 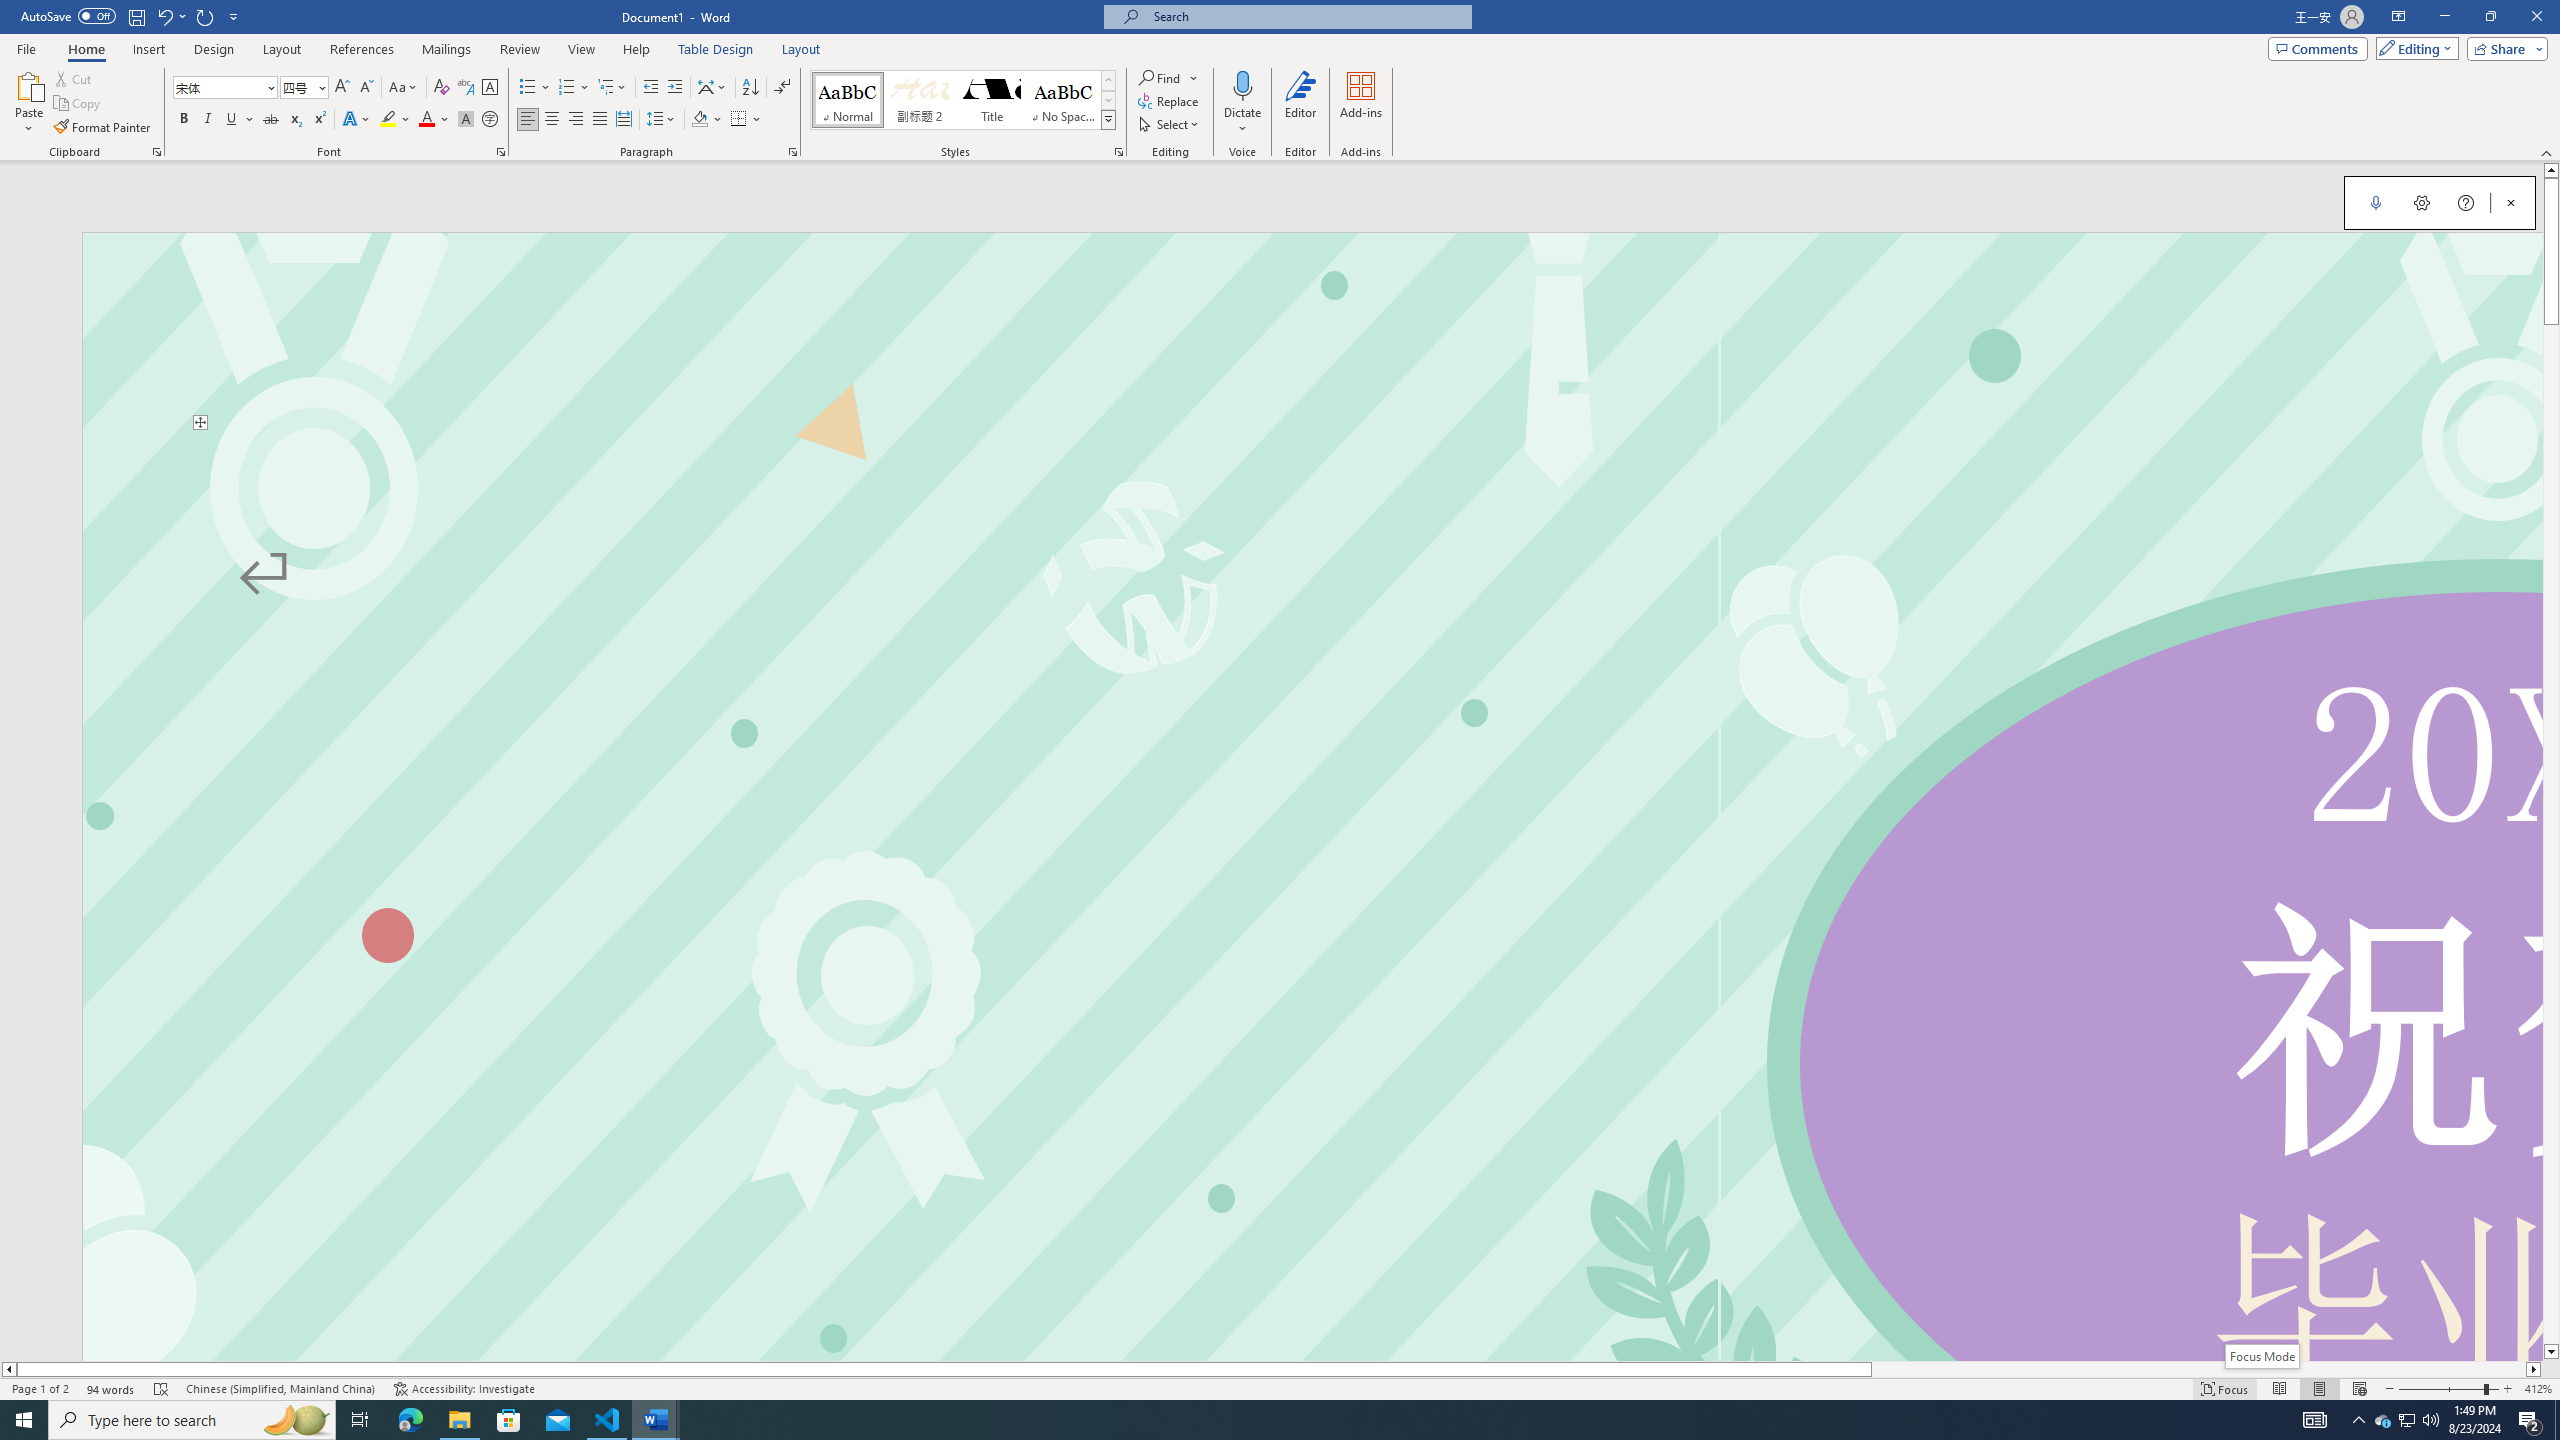 I want to click on 'Font Color Red', so click(x=425, y=118).